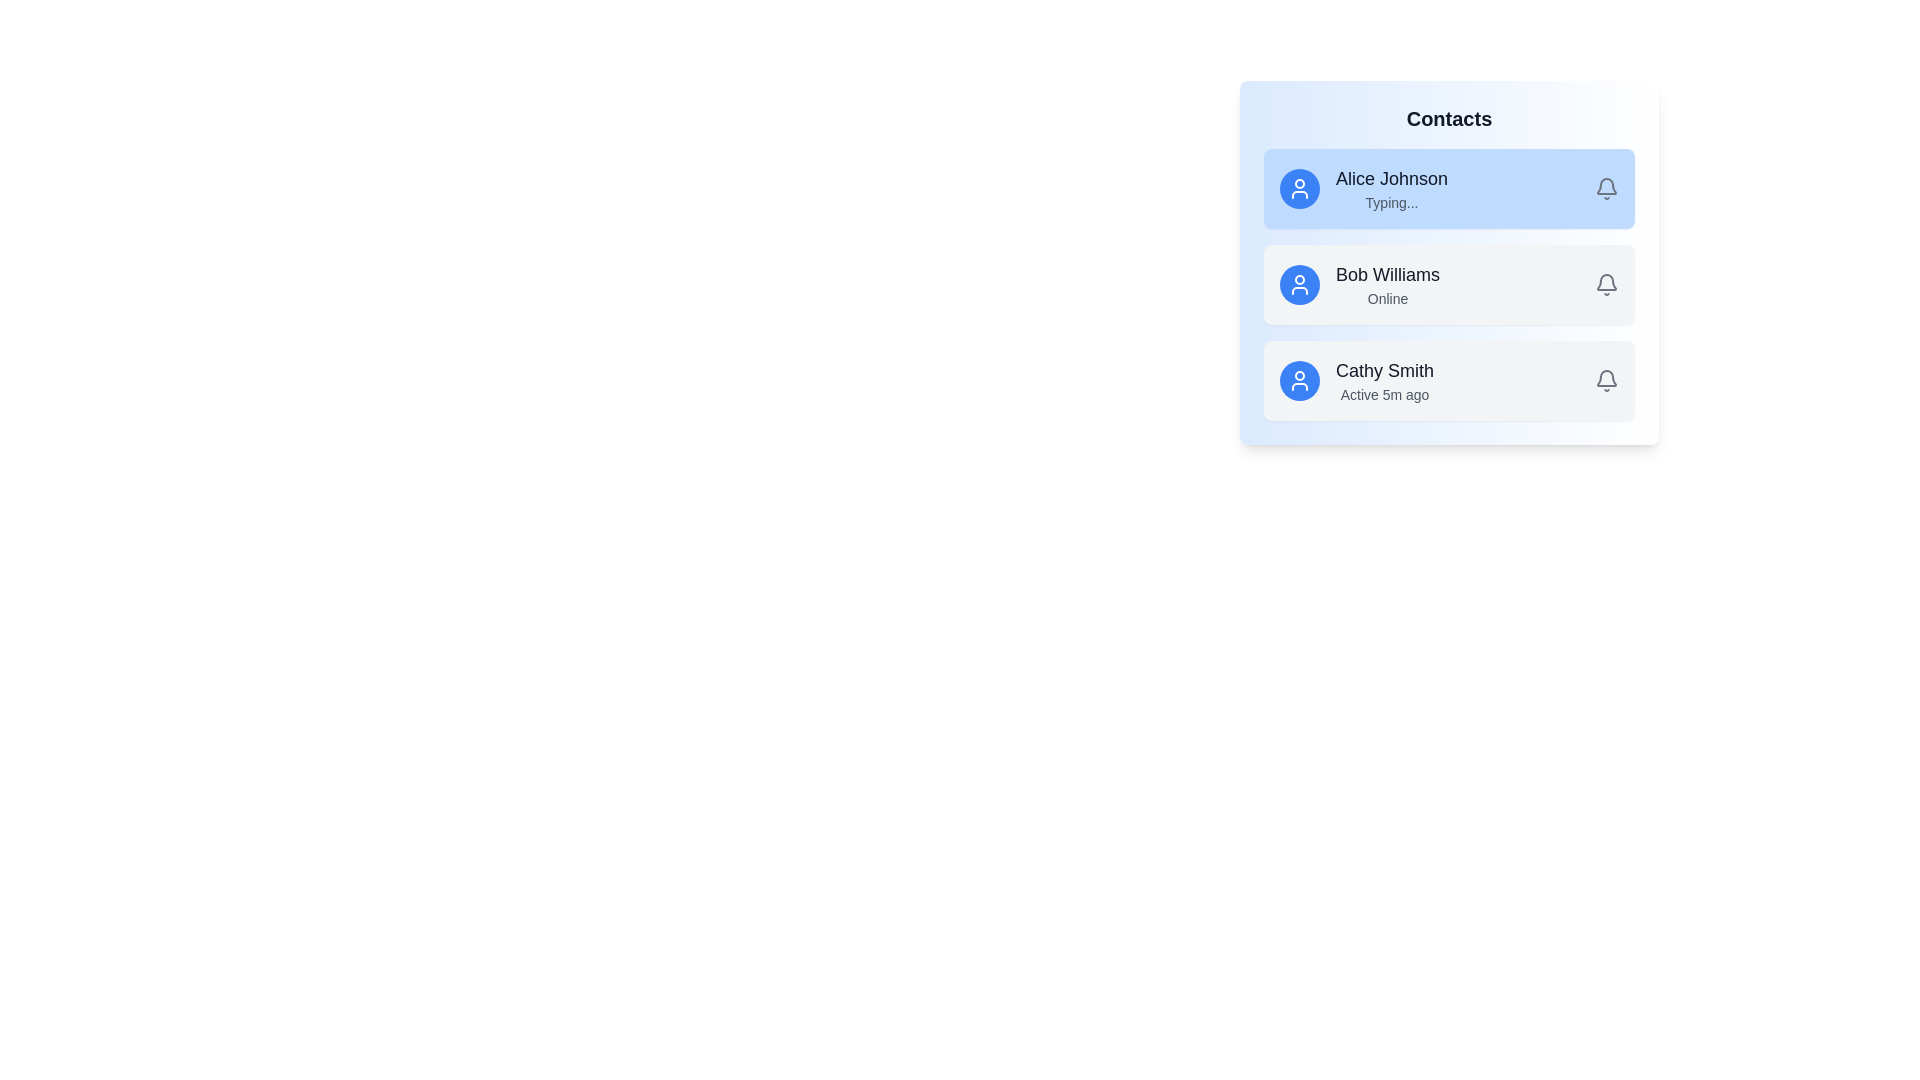  Describe the element at coordinates (1449, 381) in the screenshot. I see `the third list item displaying the profile picture of Cathy Smith with status 'Active 5m ago'` at that location.